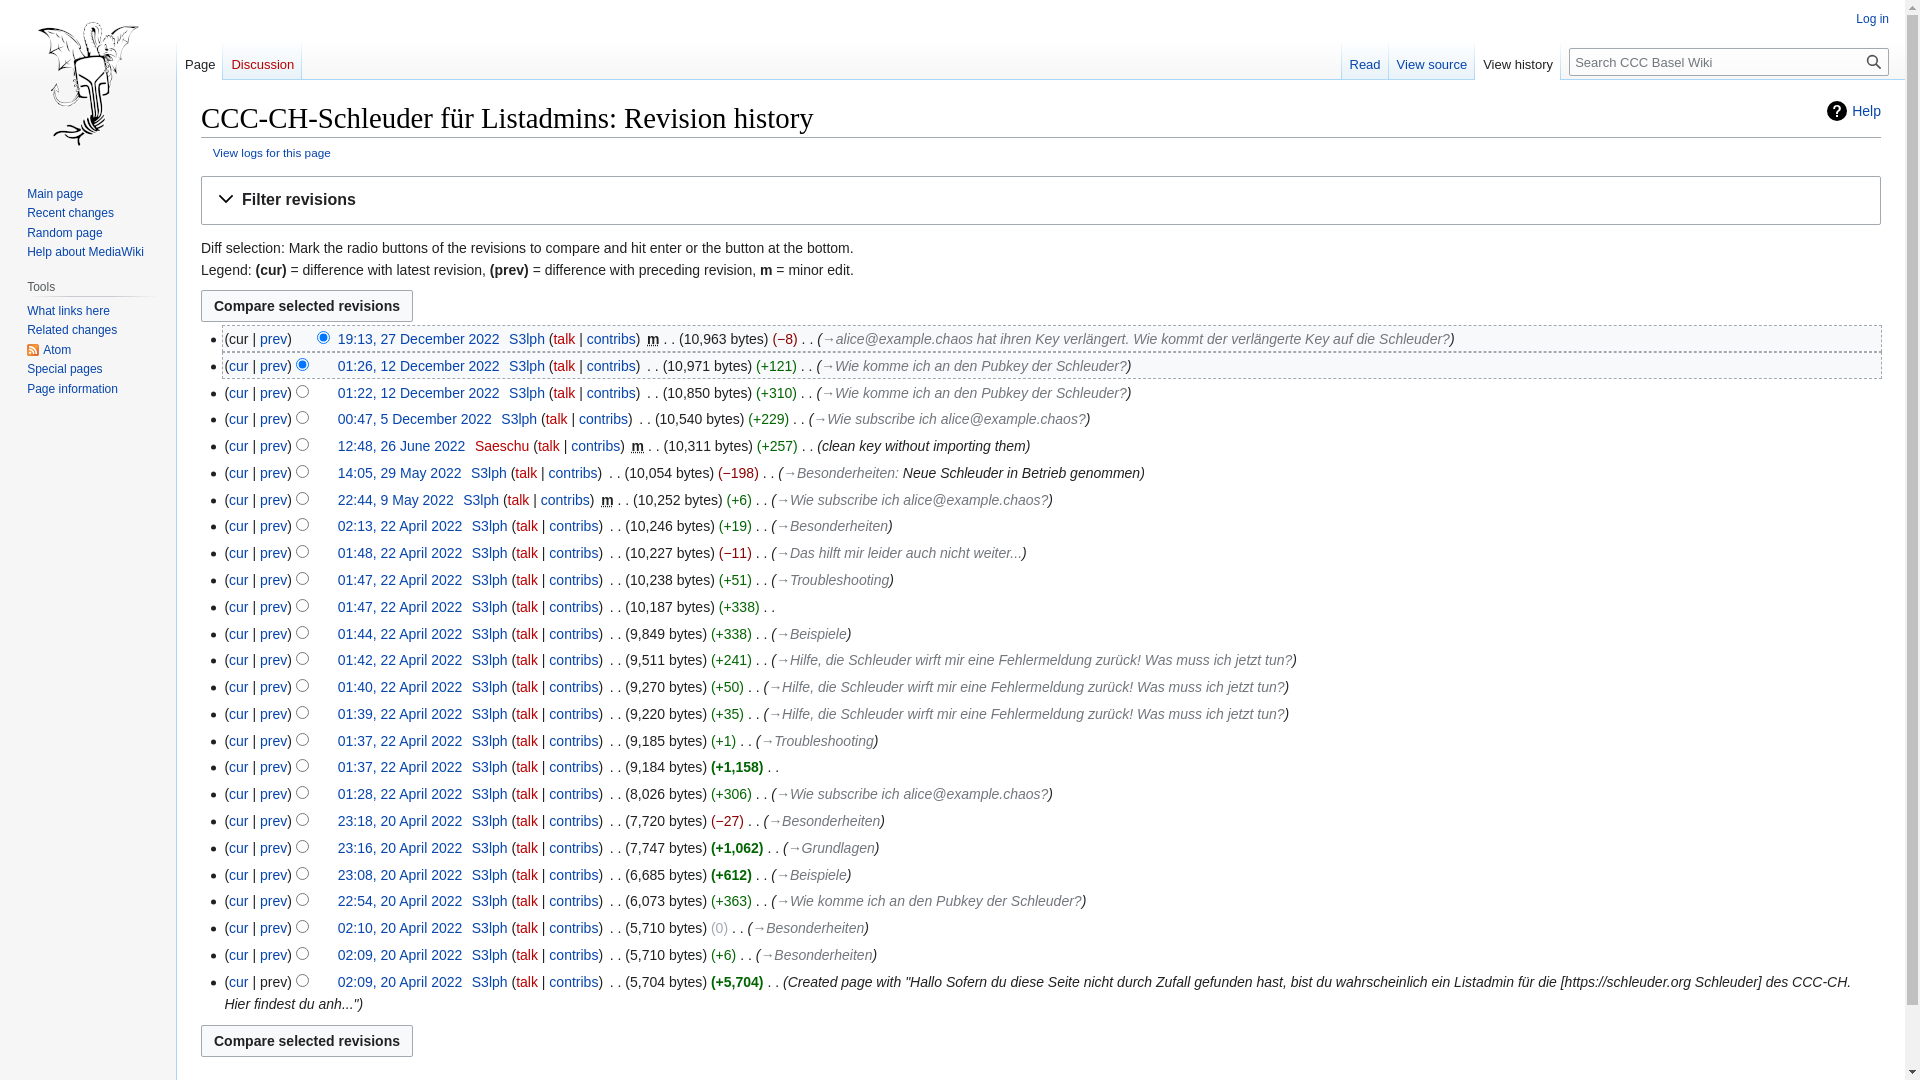  Describe the element at coordinates (563, 338) in the screenshot. I see `'talk'` at that location.